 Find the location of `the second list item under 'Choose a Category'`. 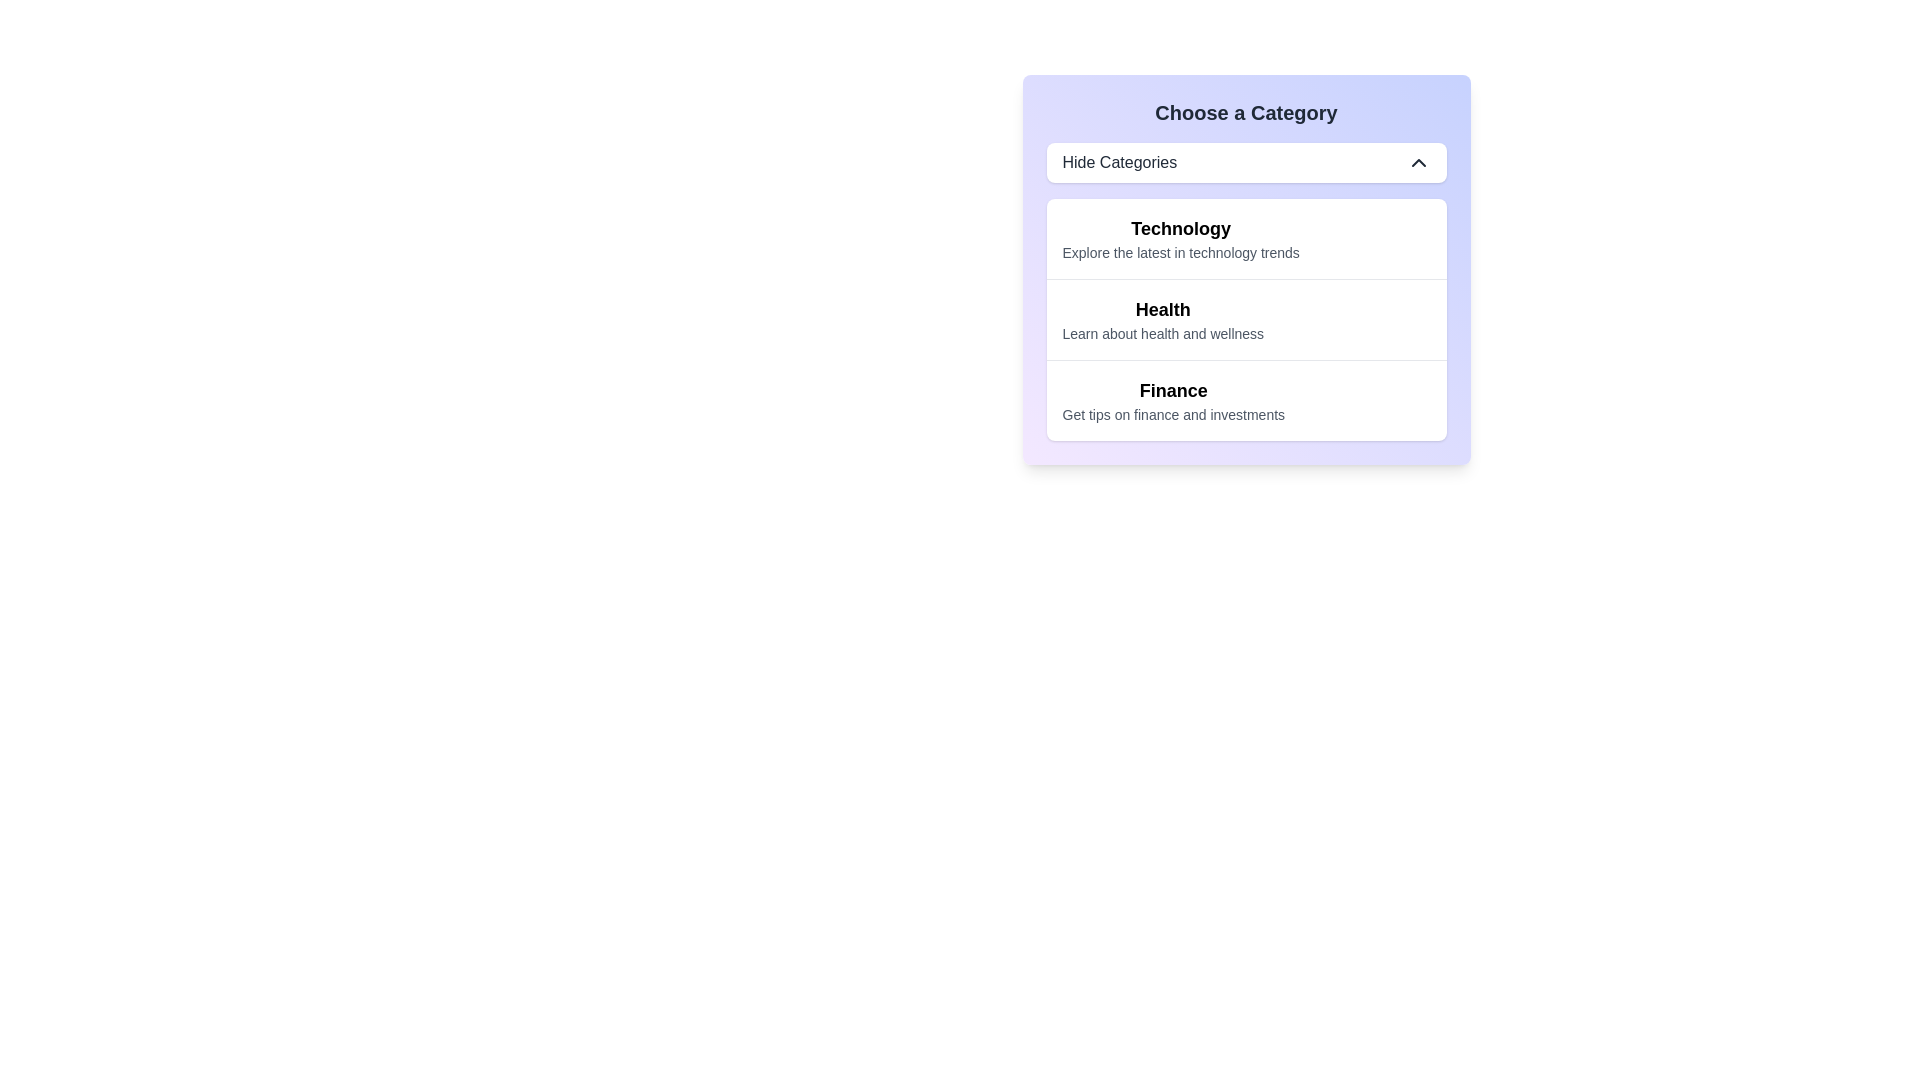

the second list item under 'Choose a Category' is located at coordinates (1163, 319).